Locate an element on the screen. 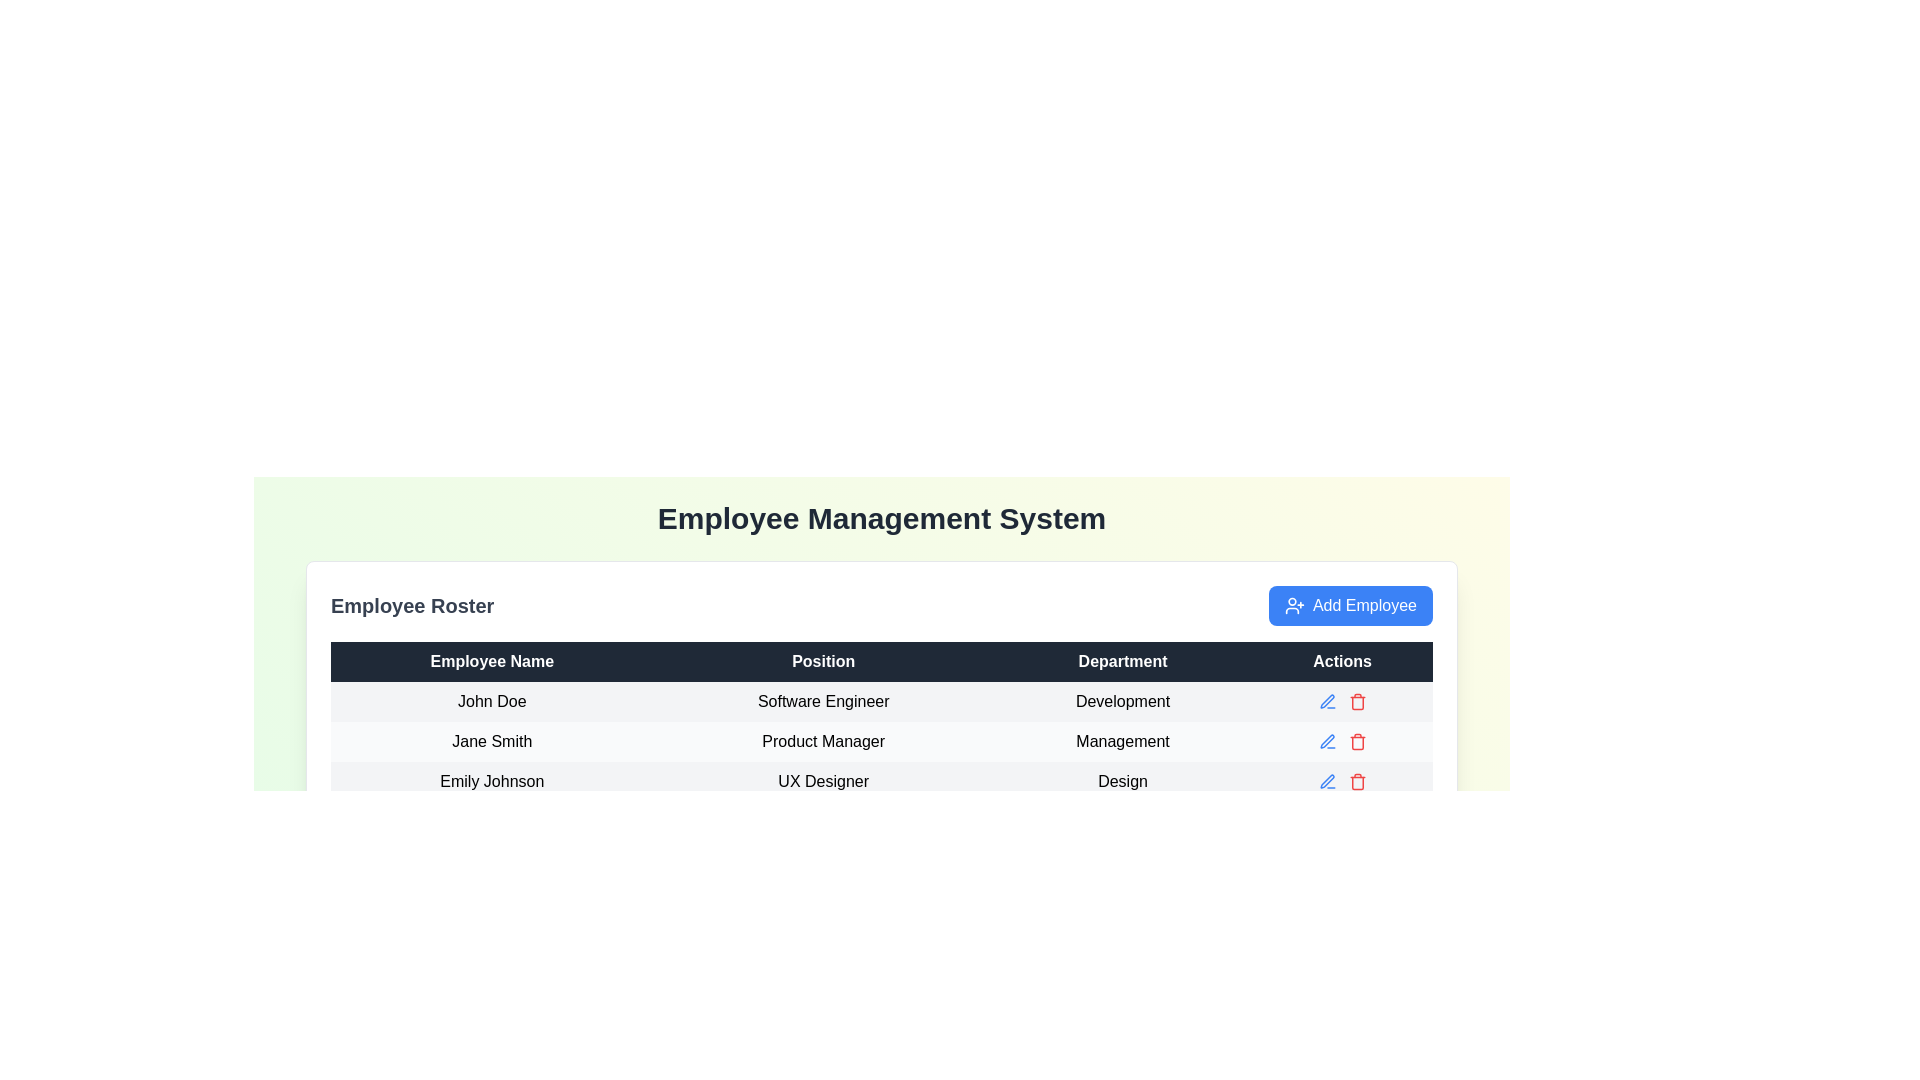 The image size is (1920, 1080). the edit icon located in the last cell of the row for 'Jane Smith' under the 'Actions' heading in the fourth column of the table to modify the entry is located at coordinates (1342, 741).